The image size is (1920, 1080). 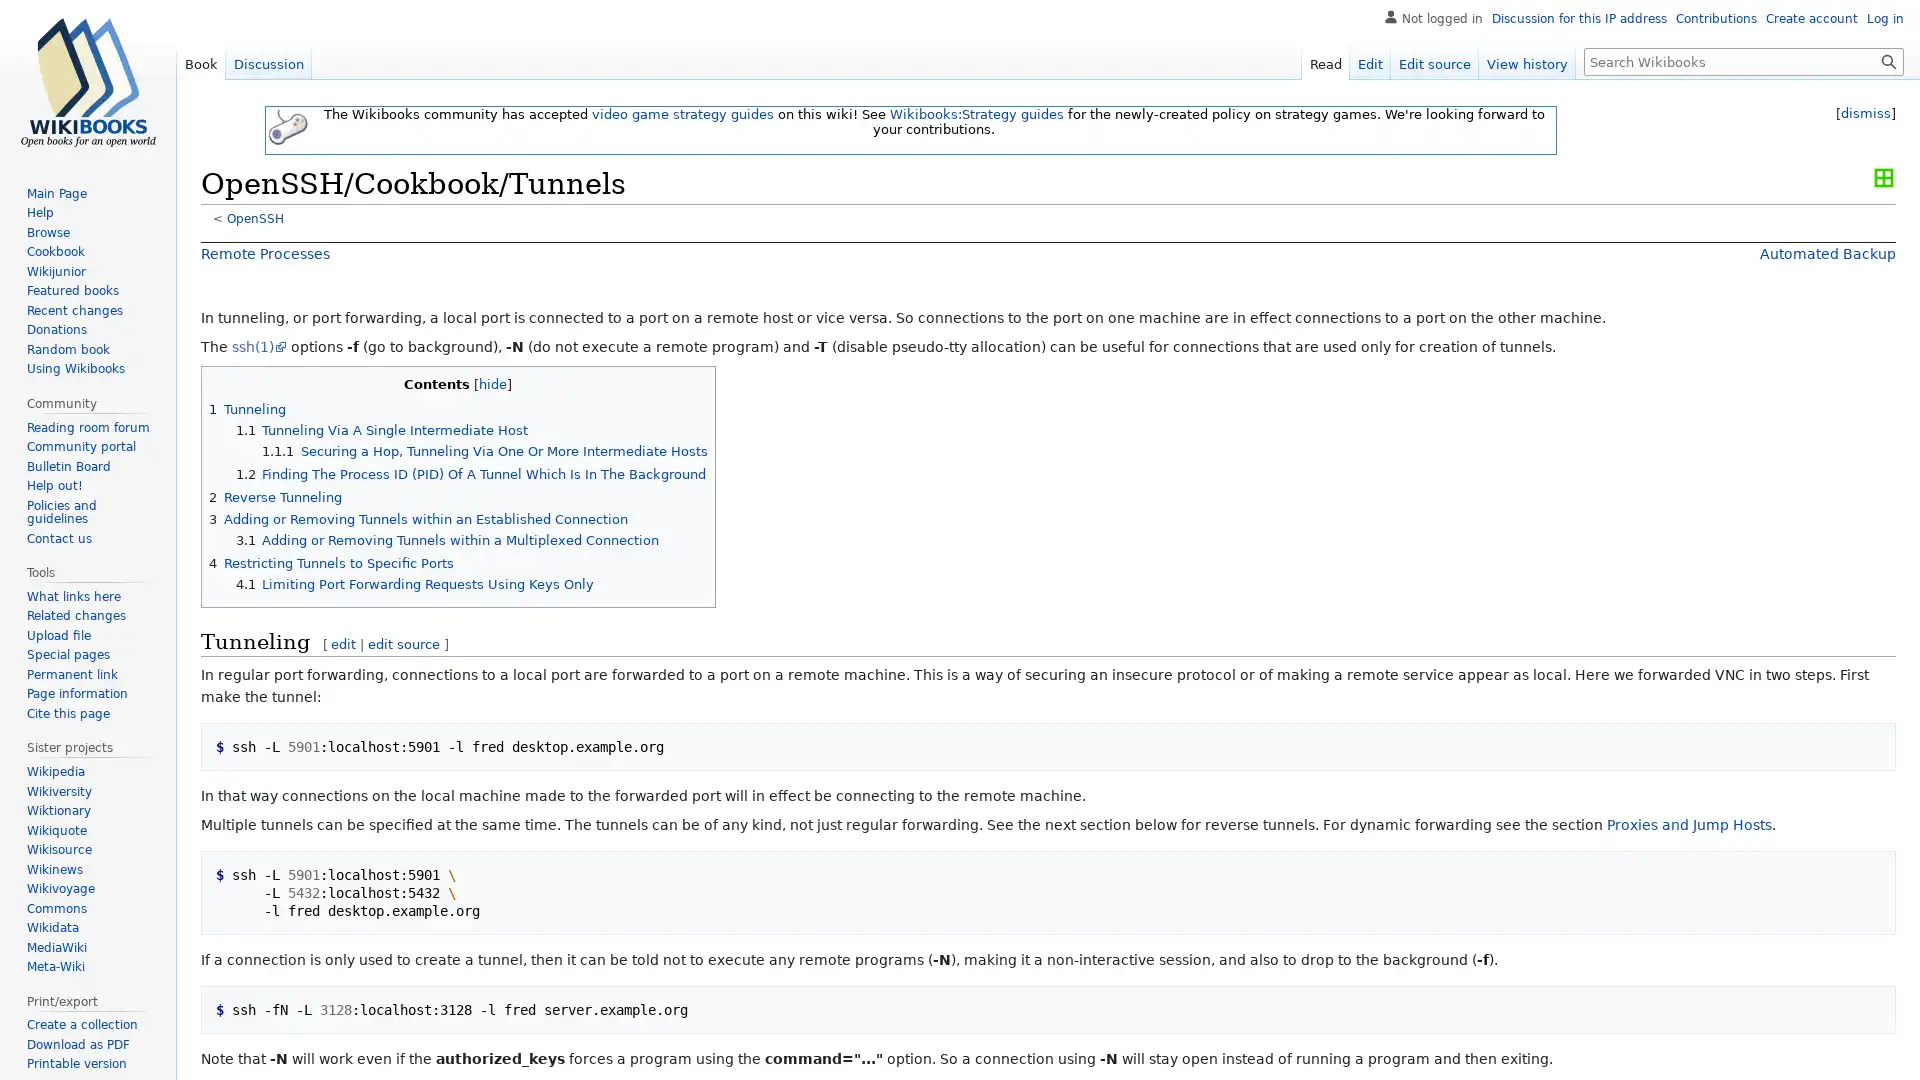 What do you see at coordinates (1888, 60) in the screenshot?
I see `Go` at bounding box center [1888, 60].